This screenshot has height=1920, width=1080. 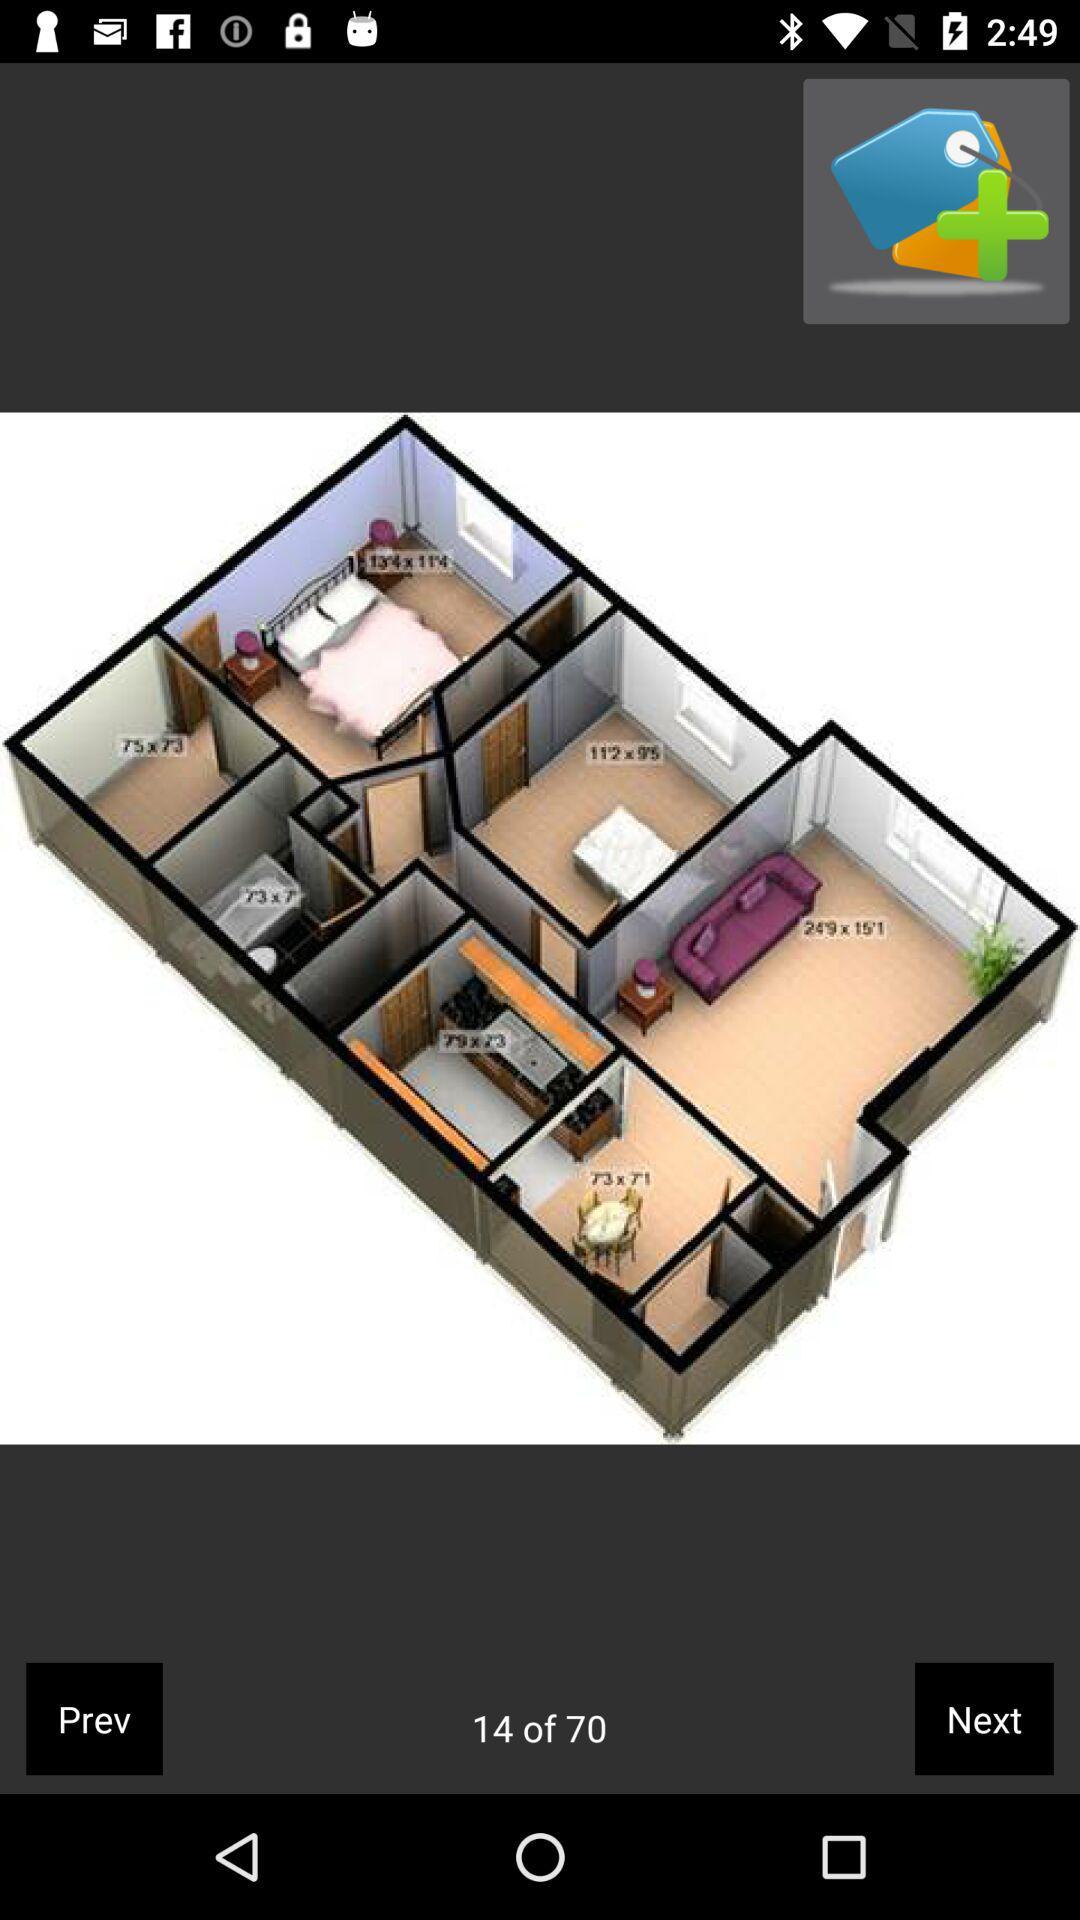 I want to click on app next to the next icon, so click(x=538, y=1727).